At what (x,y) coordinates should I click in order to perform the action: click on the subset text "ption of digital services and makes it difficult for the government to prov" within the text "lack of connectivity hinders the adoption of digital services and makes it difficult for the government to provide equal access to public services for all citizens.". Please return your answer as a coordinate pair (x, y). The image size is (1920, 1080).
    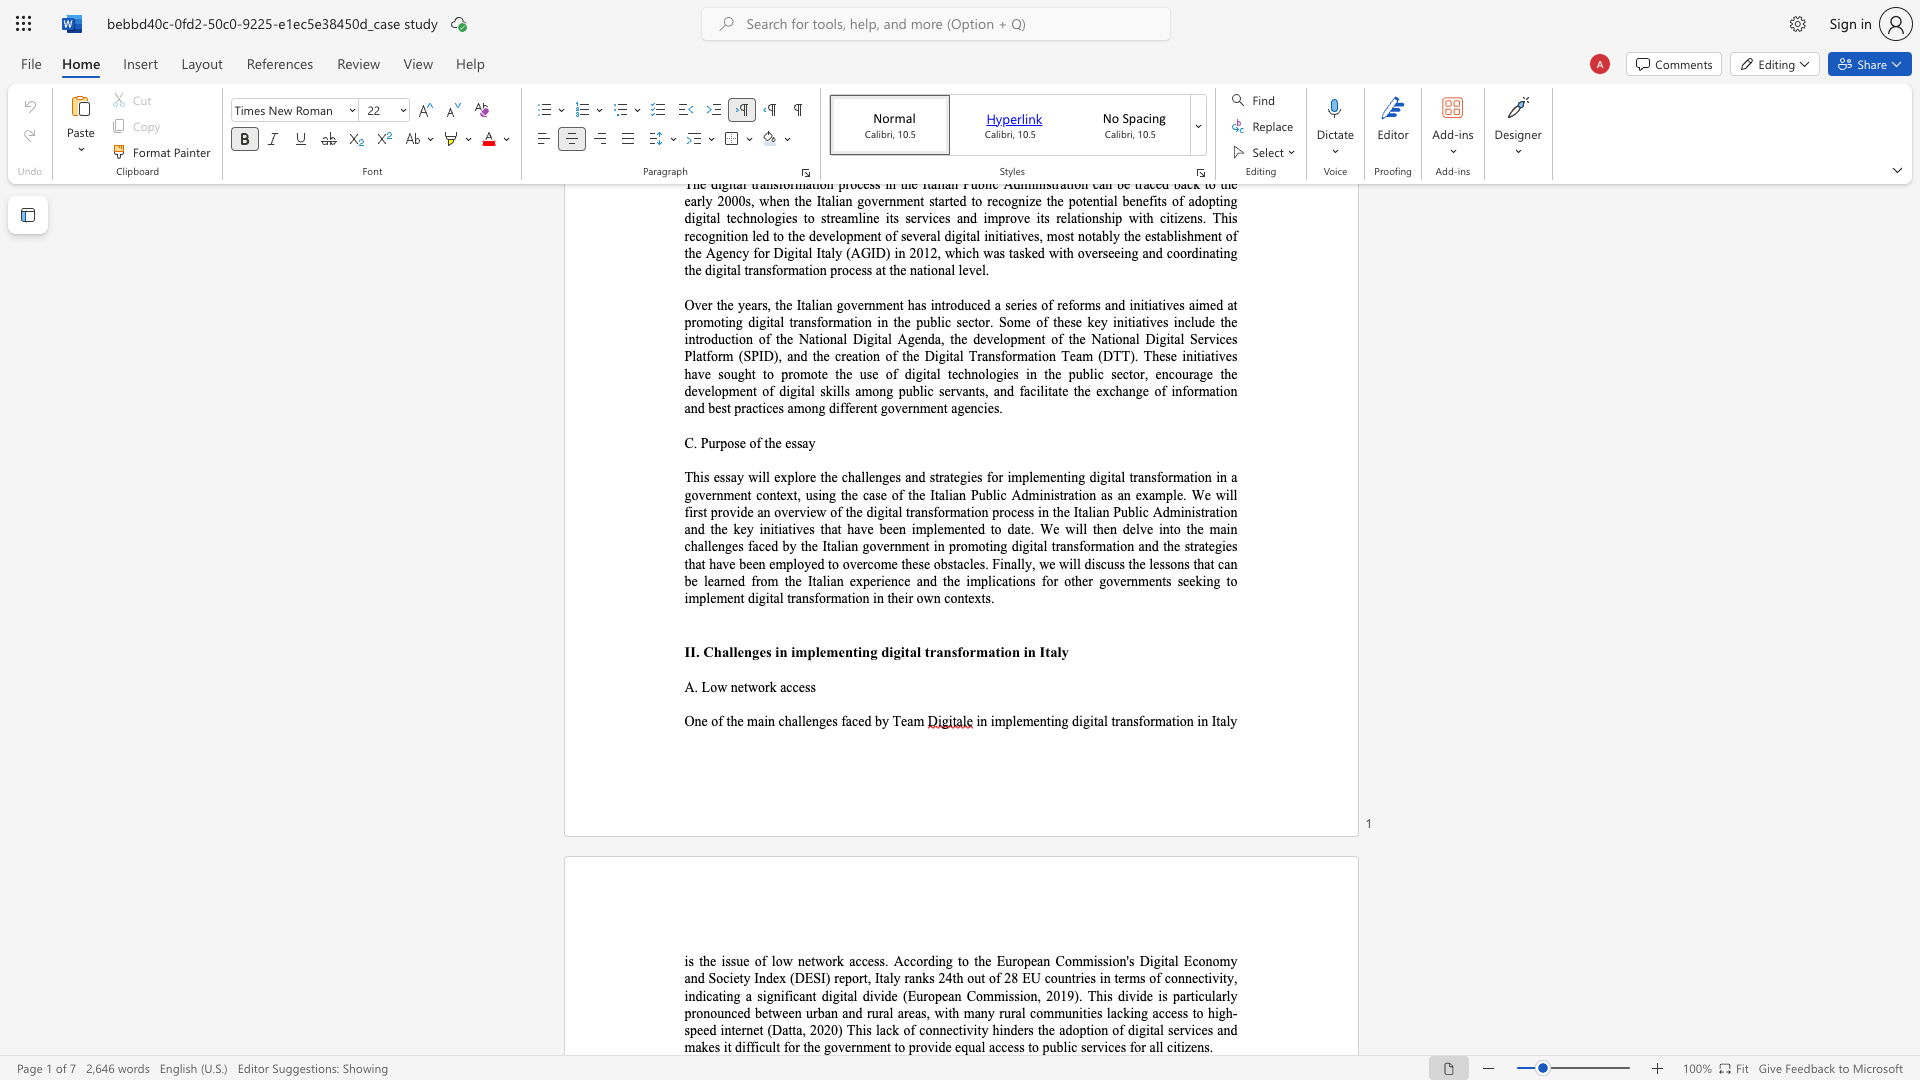
    Looking at the image, I should click on (1078, 1030).